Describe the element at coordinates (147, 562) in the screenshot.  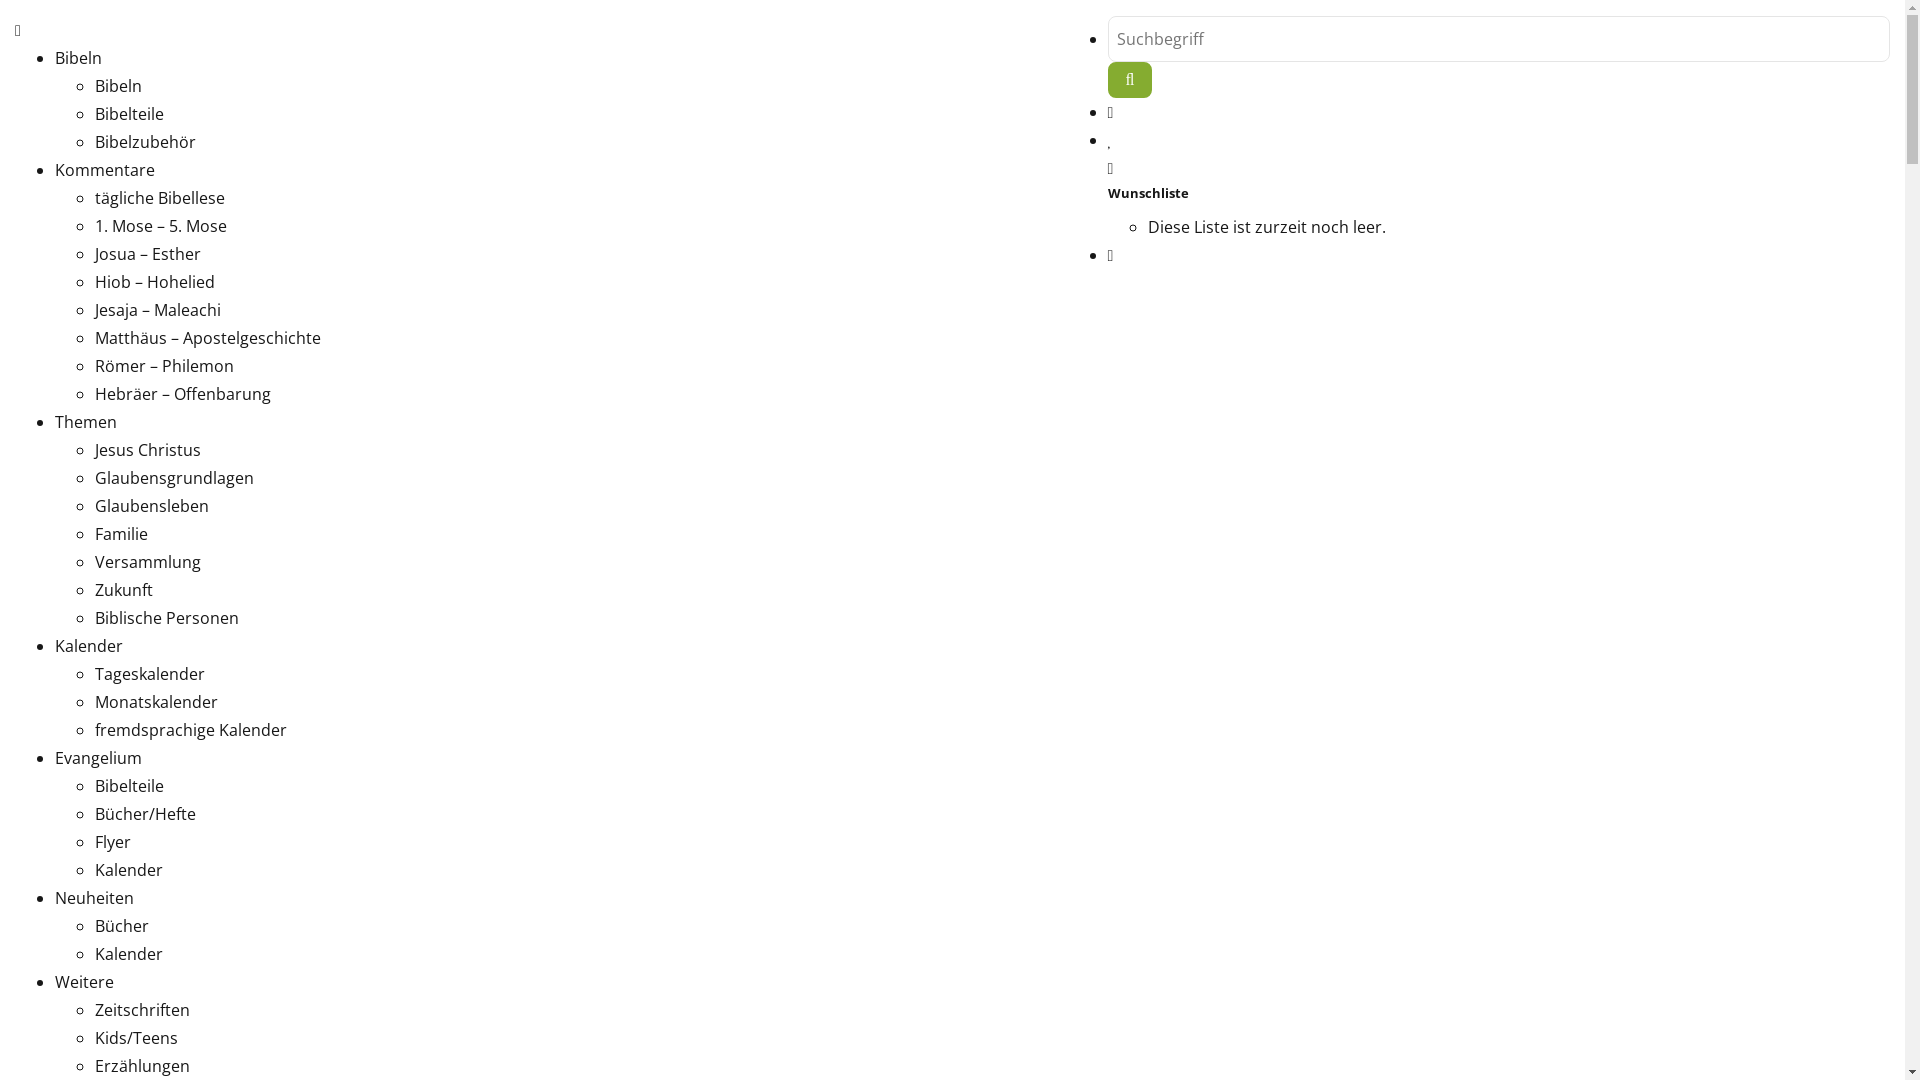
I see `'Versammlung'` at that location.